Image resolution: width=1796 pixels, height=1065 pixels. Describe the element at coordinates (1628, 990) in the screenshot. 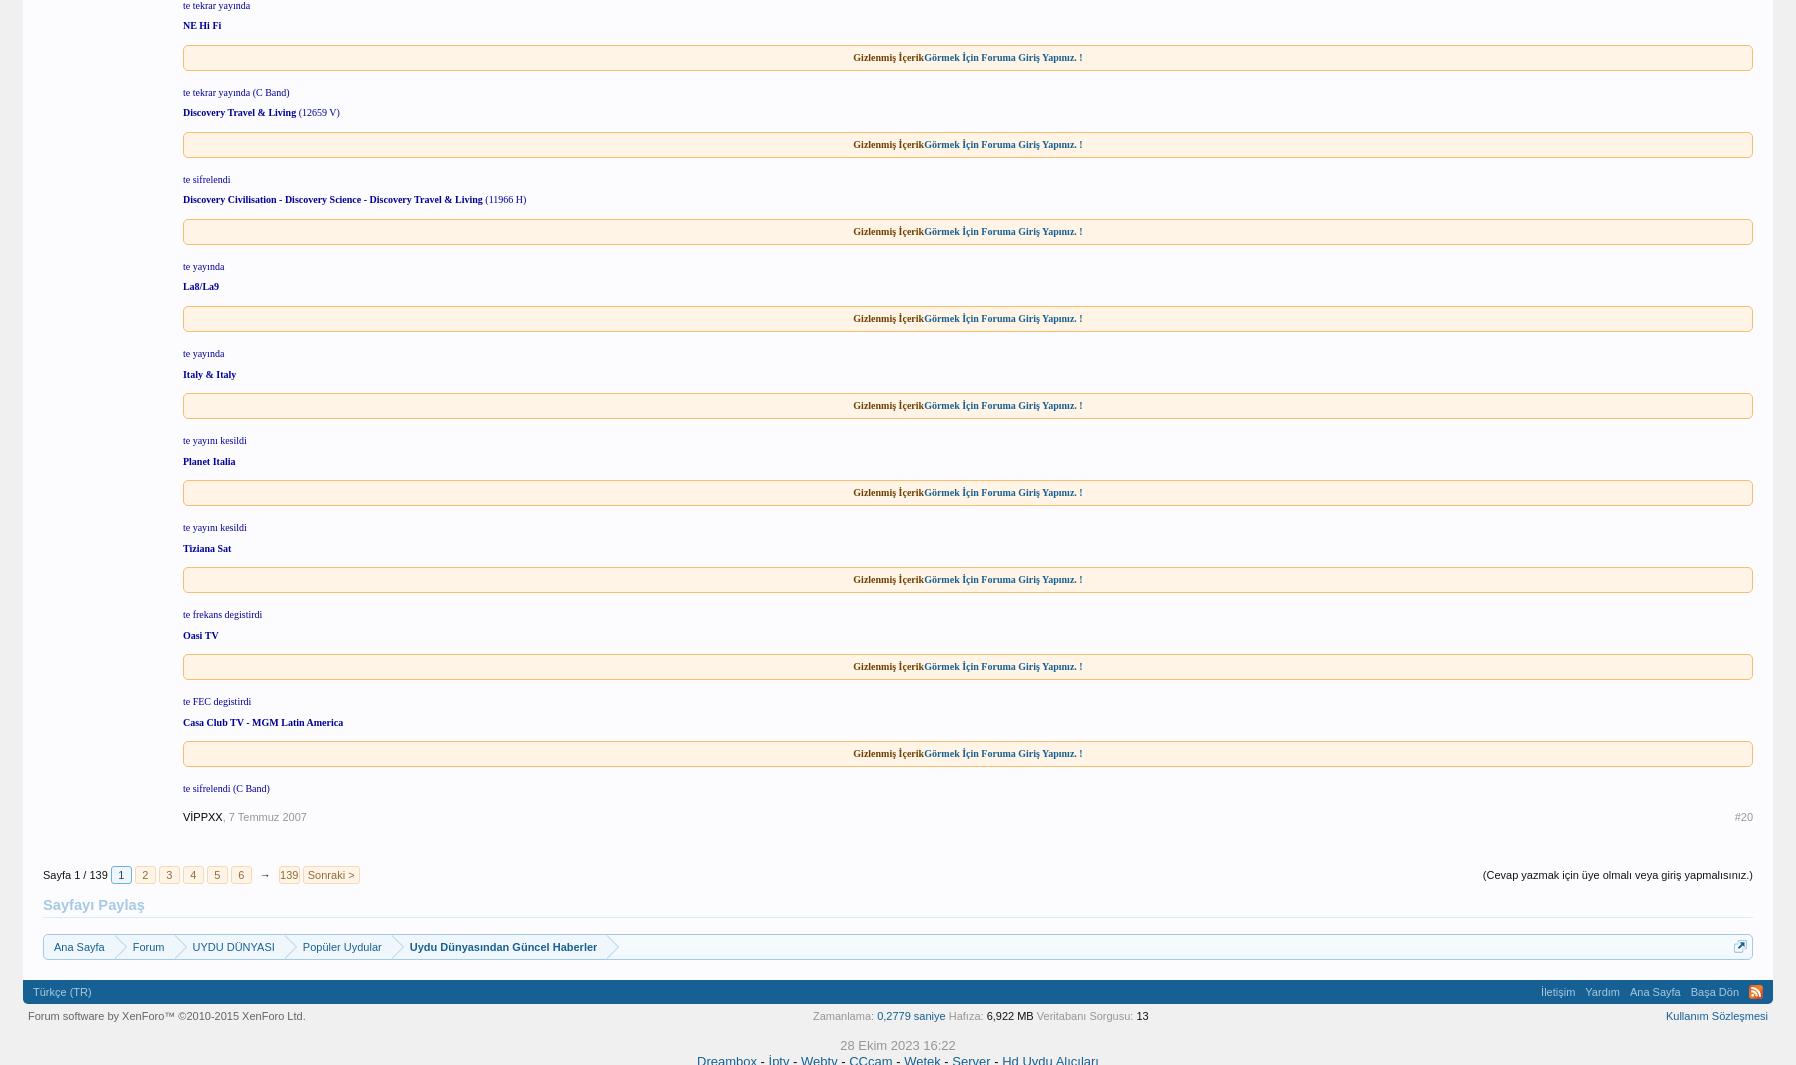

I see `'Ana Sayfa'` at that location.